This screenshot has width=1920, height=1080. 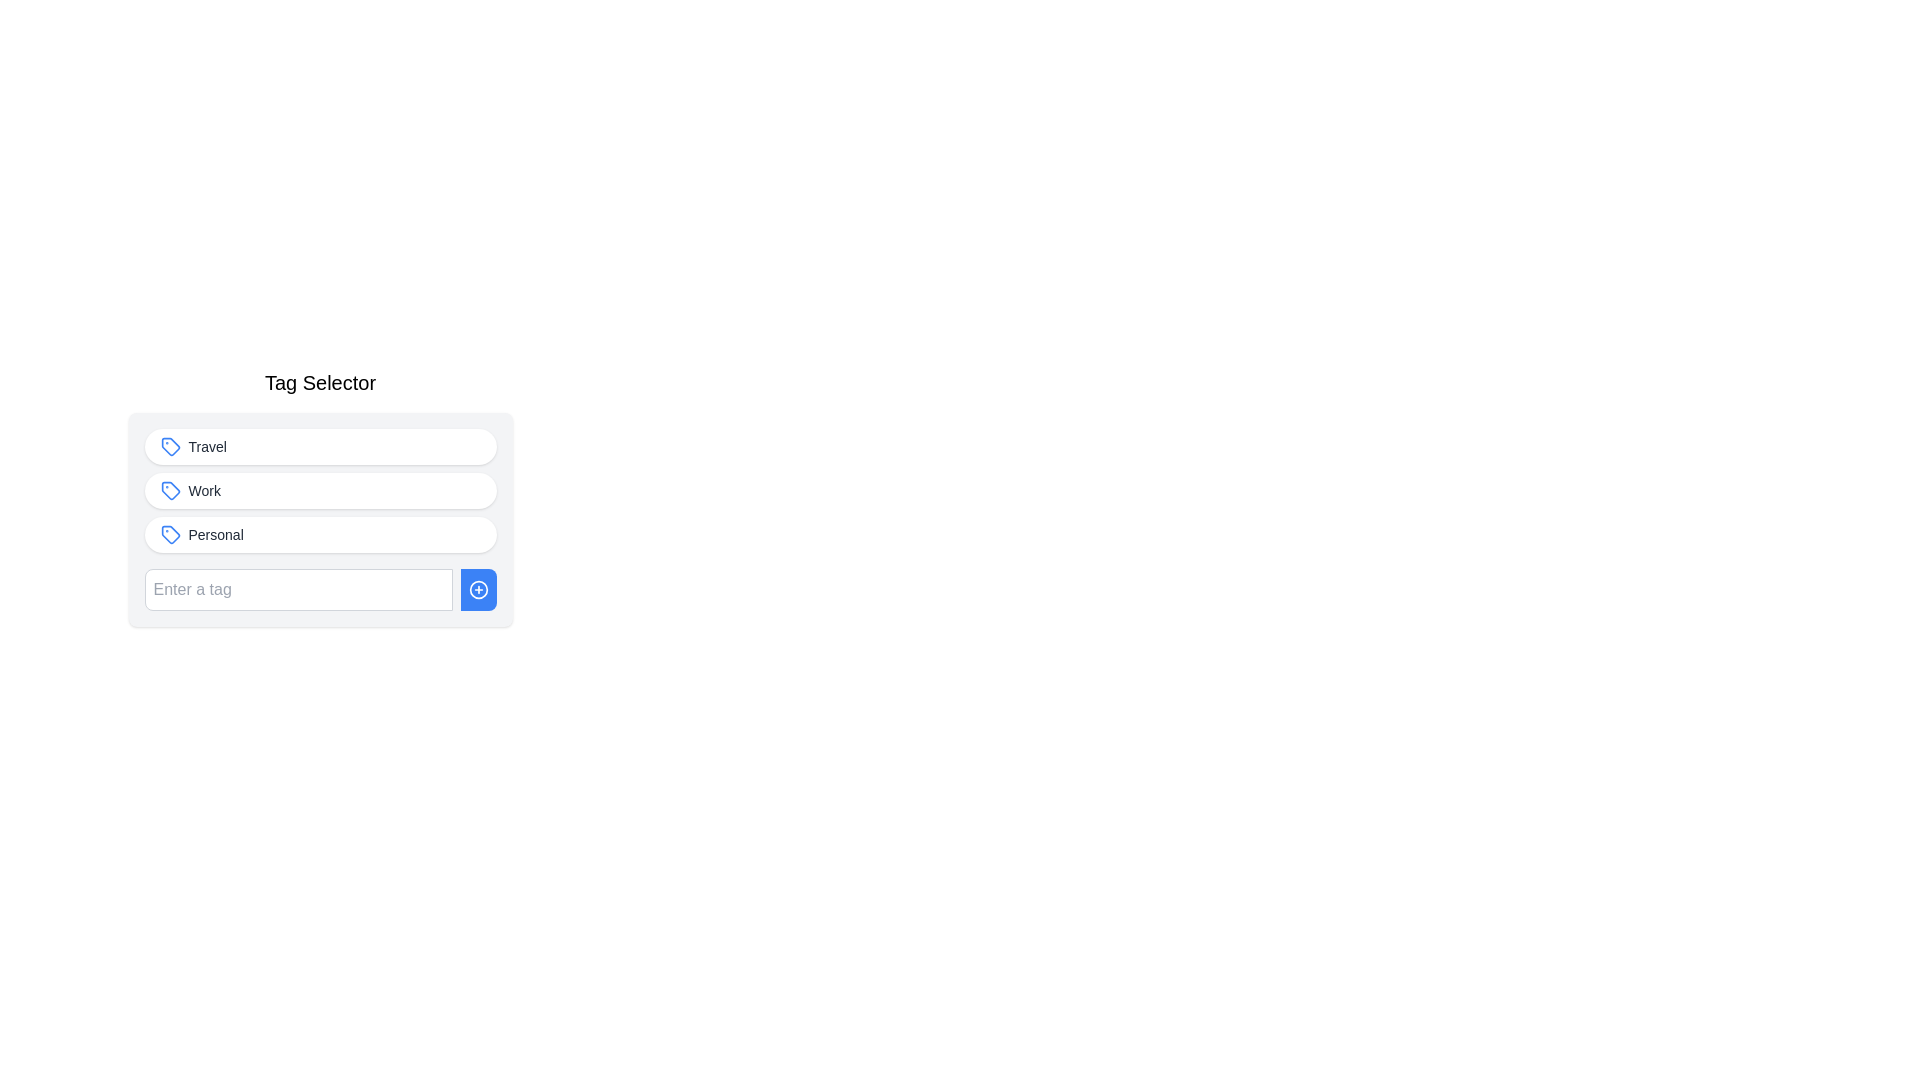 What do you see at coordinates (170, 534) in the screenshot?
I see `the decorative icon for the 'Personal' list item, which is the third item in a vertical list and is positioned to the left of the label 'Personal'` at bounding box center [170, 534].